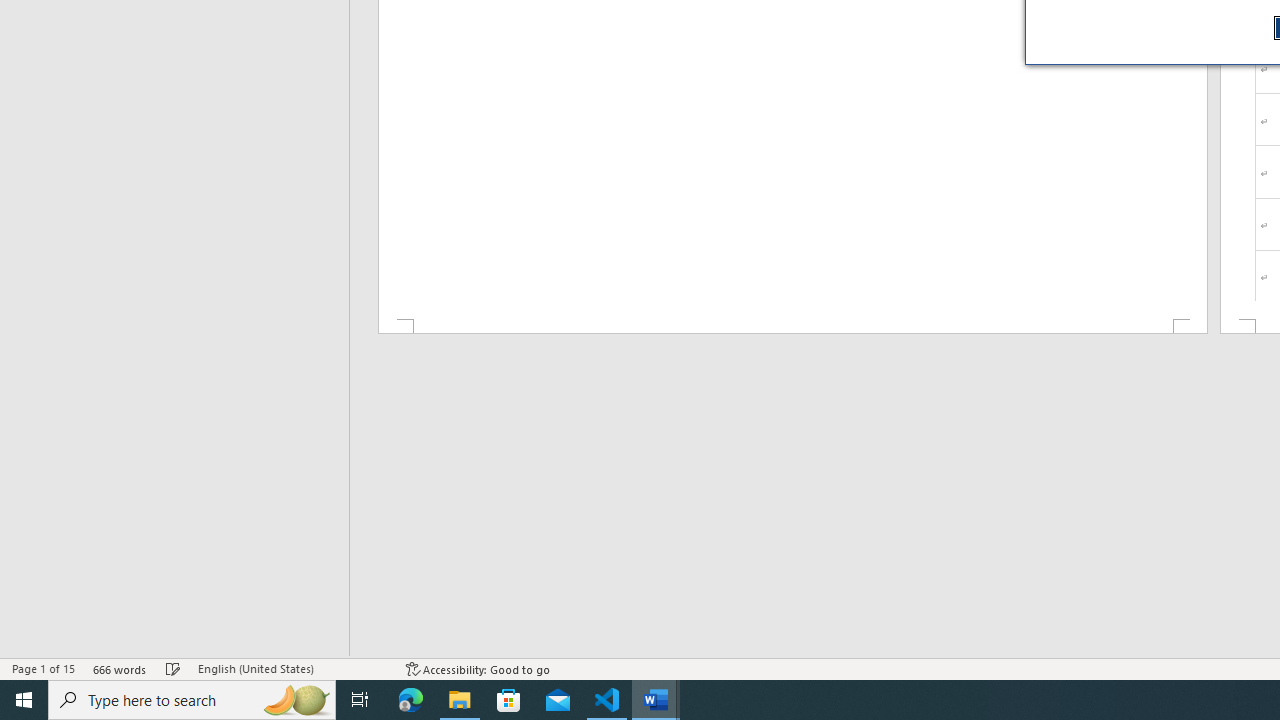 Image resolution: width=1280 pixels, height=720 pixels. I want to click on 'File Explorer - 1 running window', so click(459, 698).